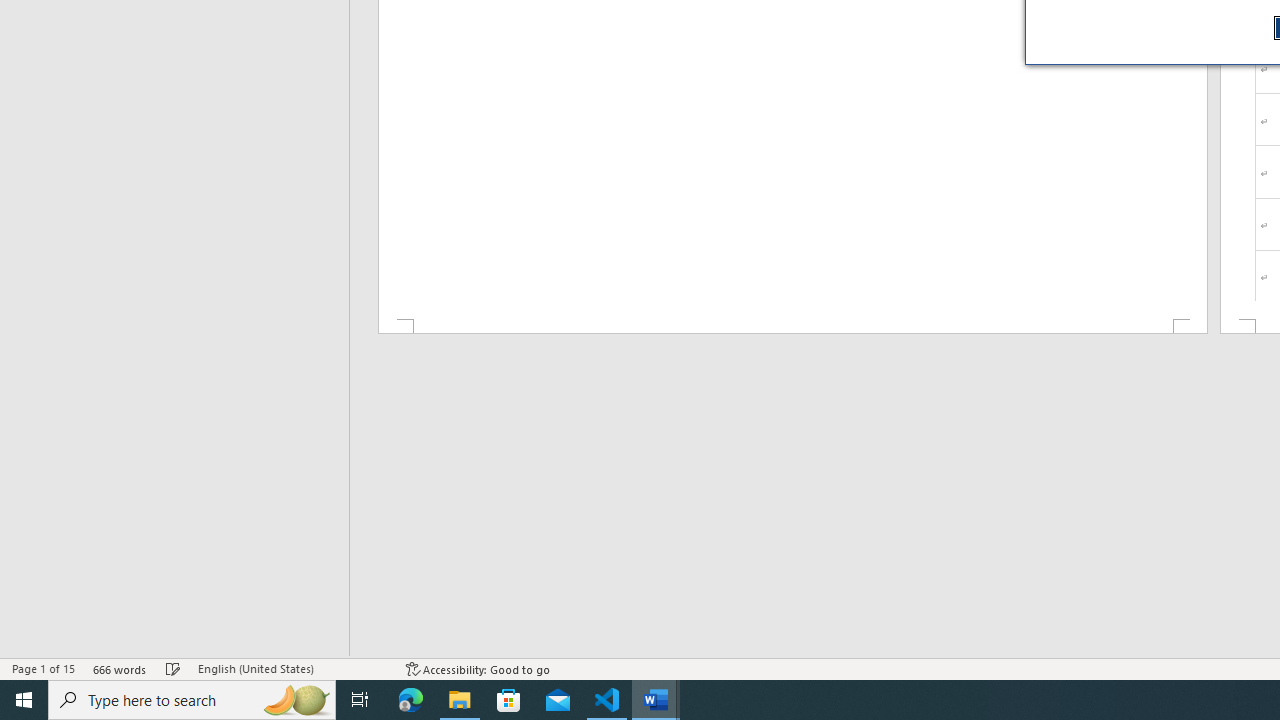 Image resolution: width=1280 pixels, height=720 pixels. I want to click on 'File Explorer - 1 running window', so click(459, 698).